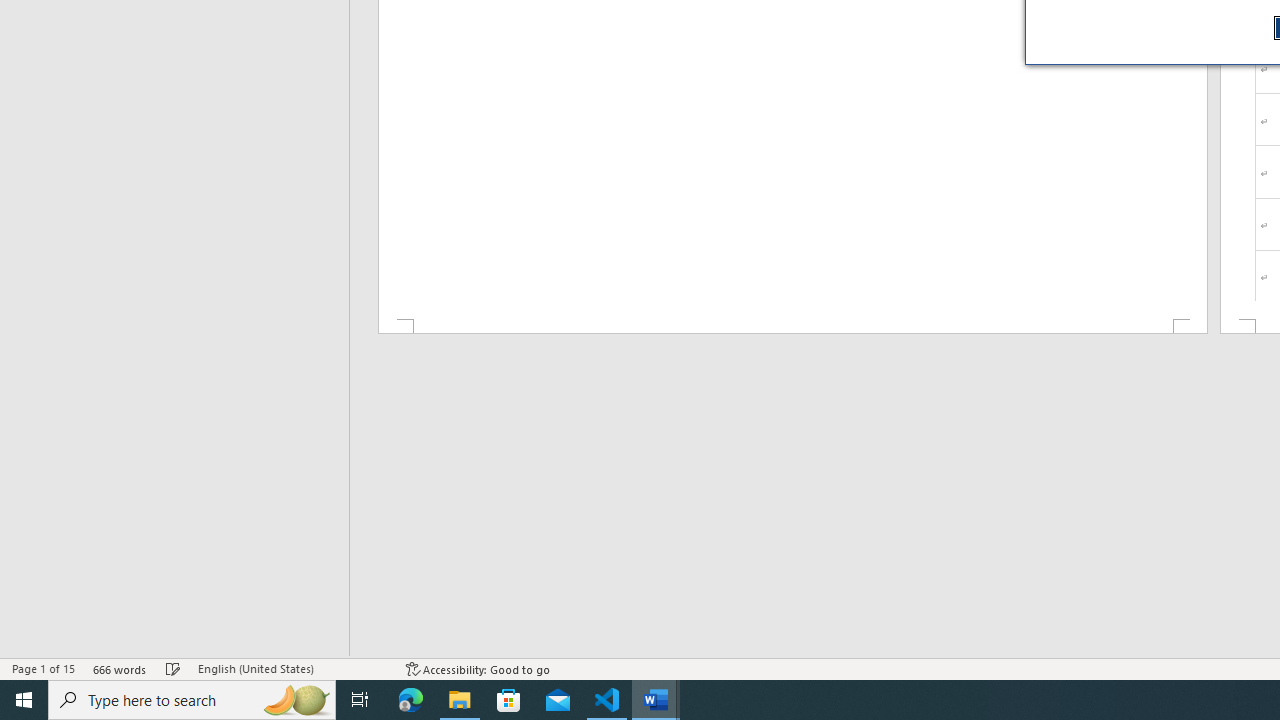 Image resolution: width=1280 pixels, height=720 pixels. I want to click on 'File Explorer - 1 running window', so click(459, 698).